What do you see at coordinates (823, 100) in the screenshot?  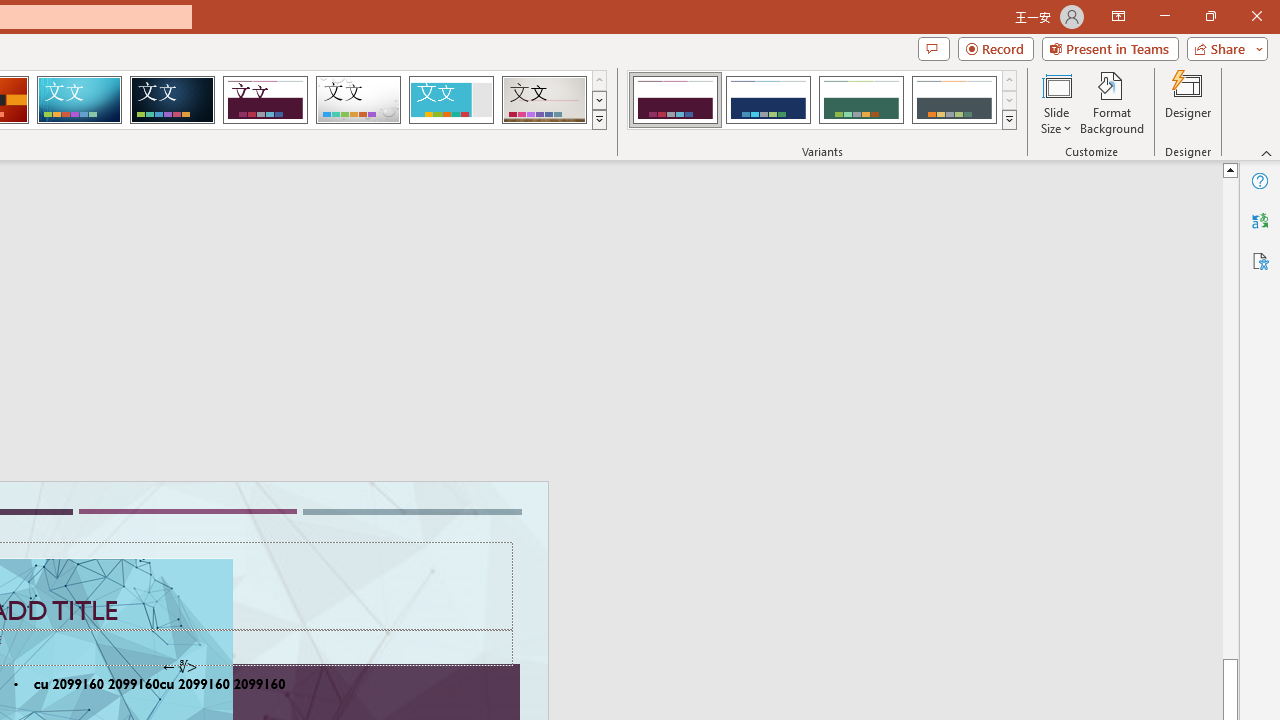 I see `'AutomationID: ThemeVariantsGallery'` at bounding box center [823, 100].